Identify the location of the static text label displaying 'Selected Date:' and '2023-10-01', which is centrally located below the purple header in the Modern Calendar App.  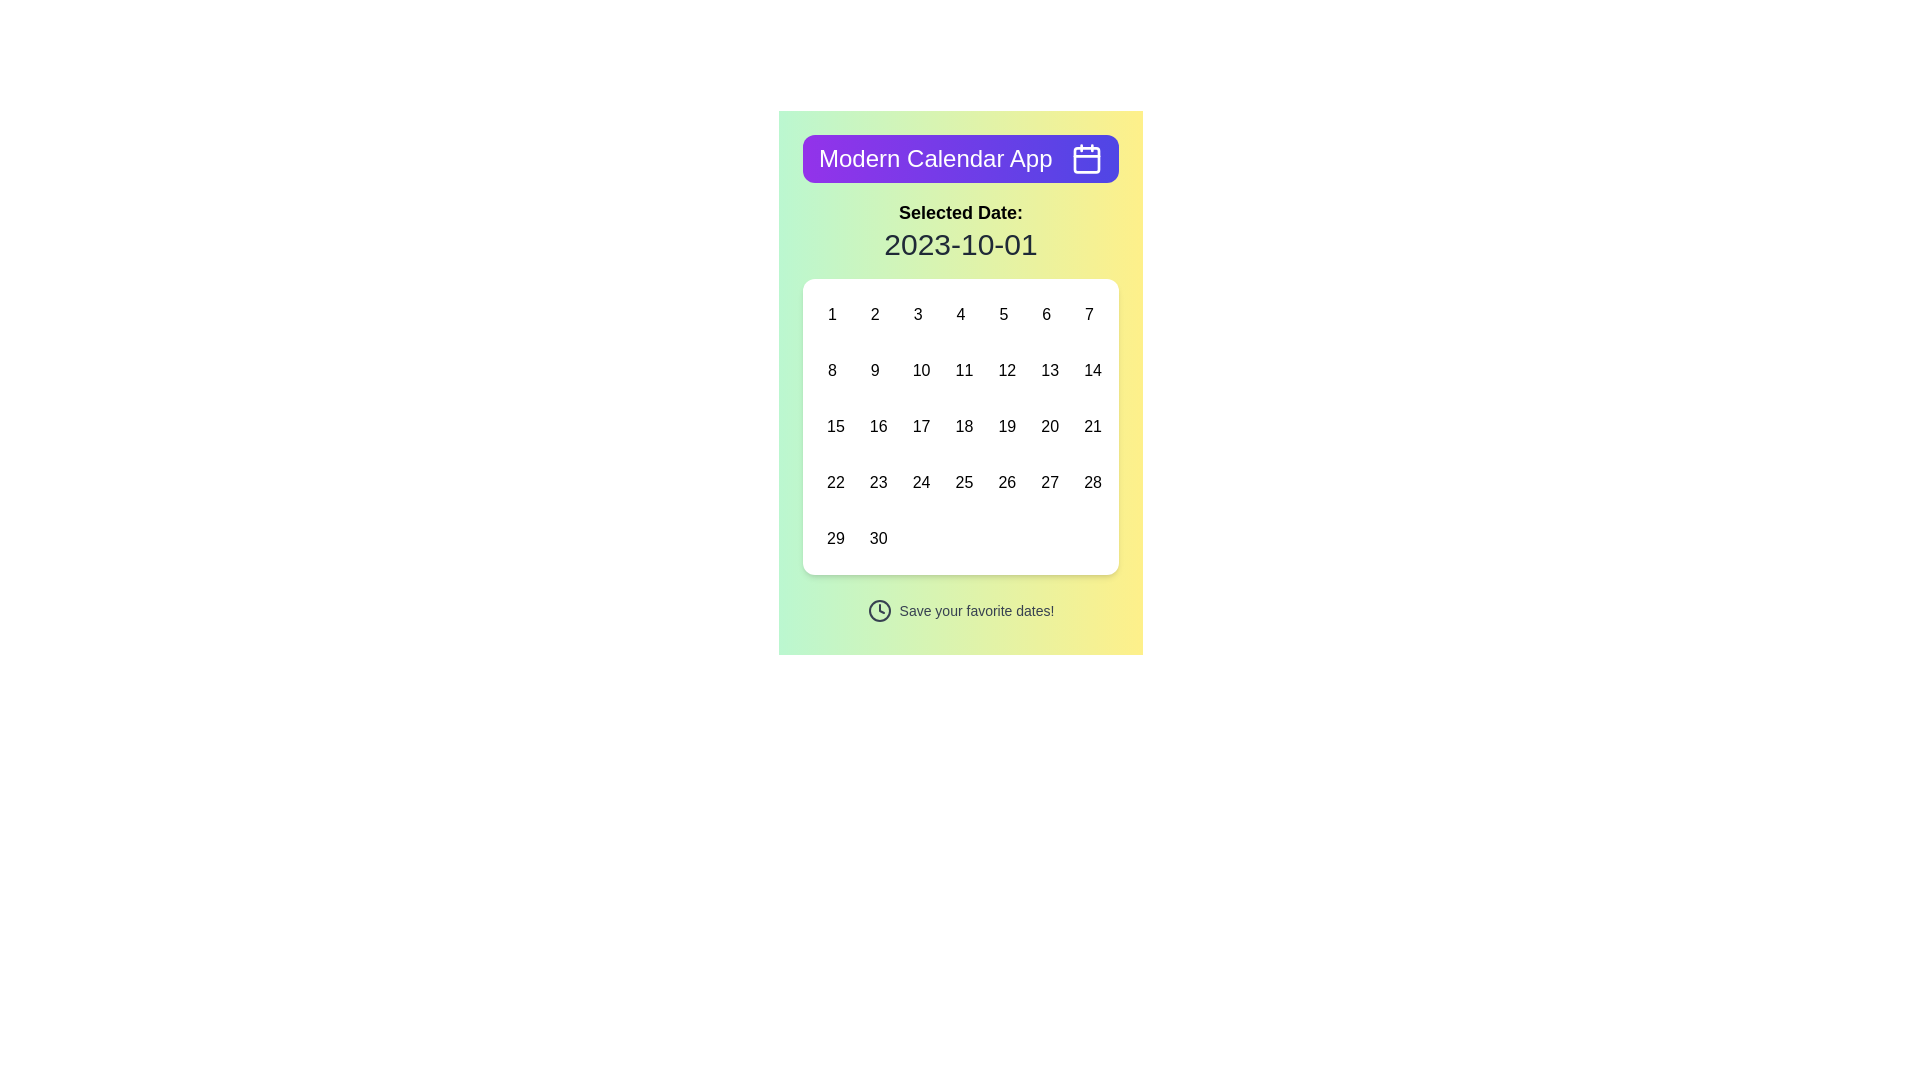
(960, 230).